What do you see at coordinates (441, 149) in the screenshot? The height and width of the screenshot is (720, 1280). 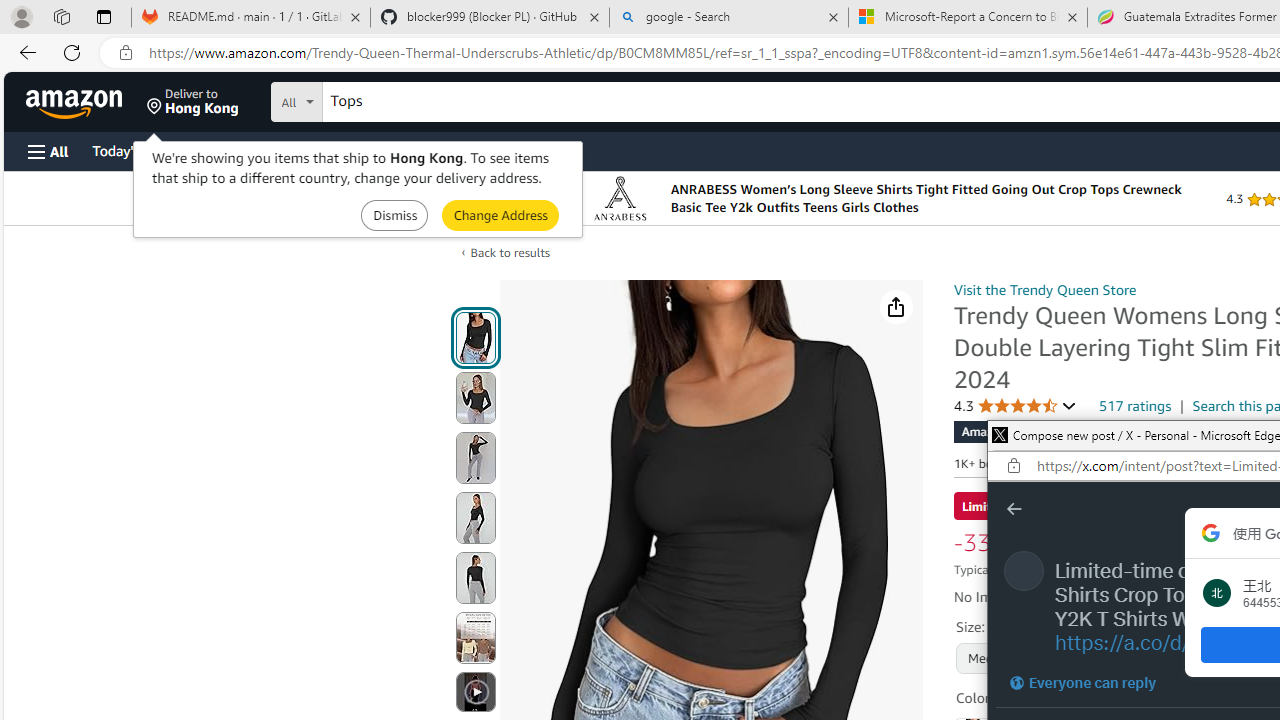 I see `'Gift Cards'` at bounding box center [441, 149].